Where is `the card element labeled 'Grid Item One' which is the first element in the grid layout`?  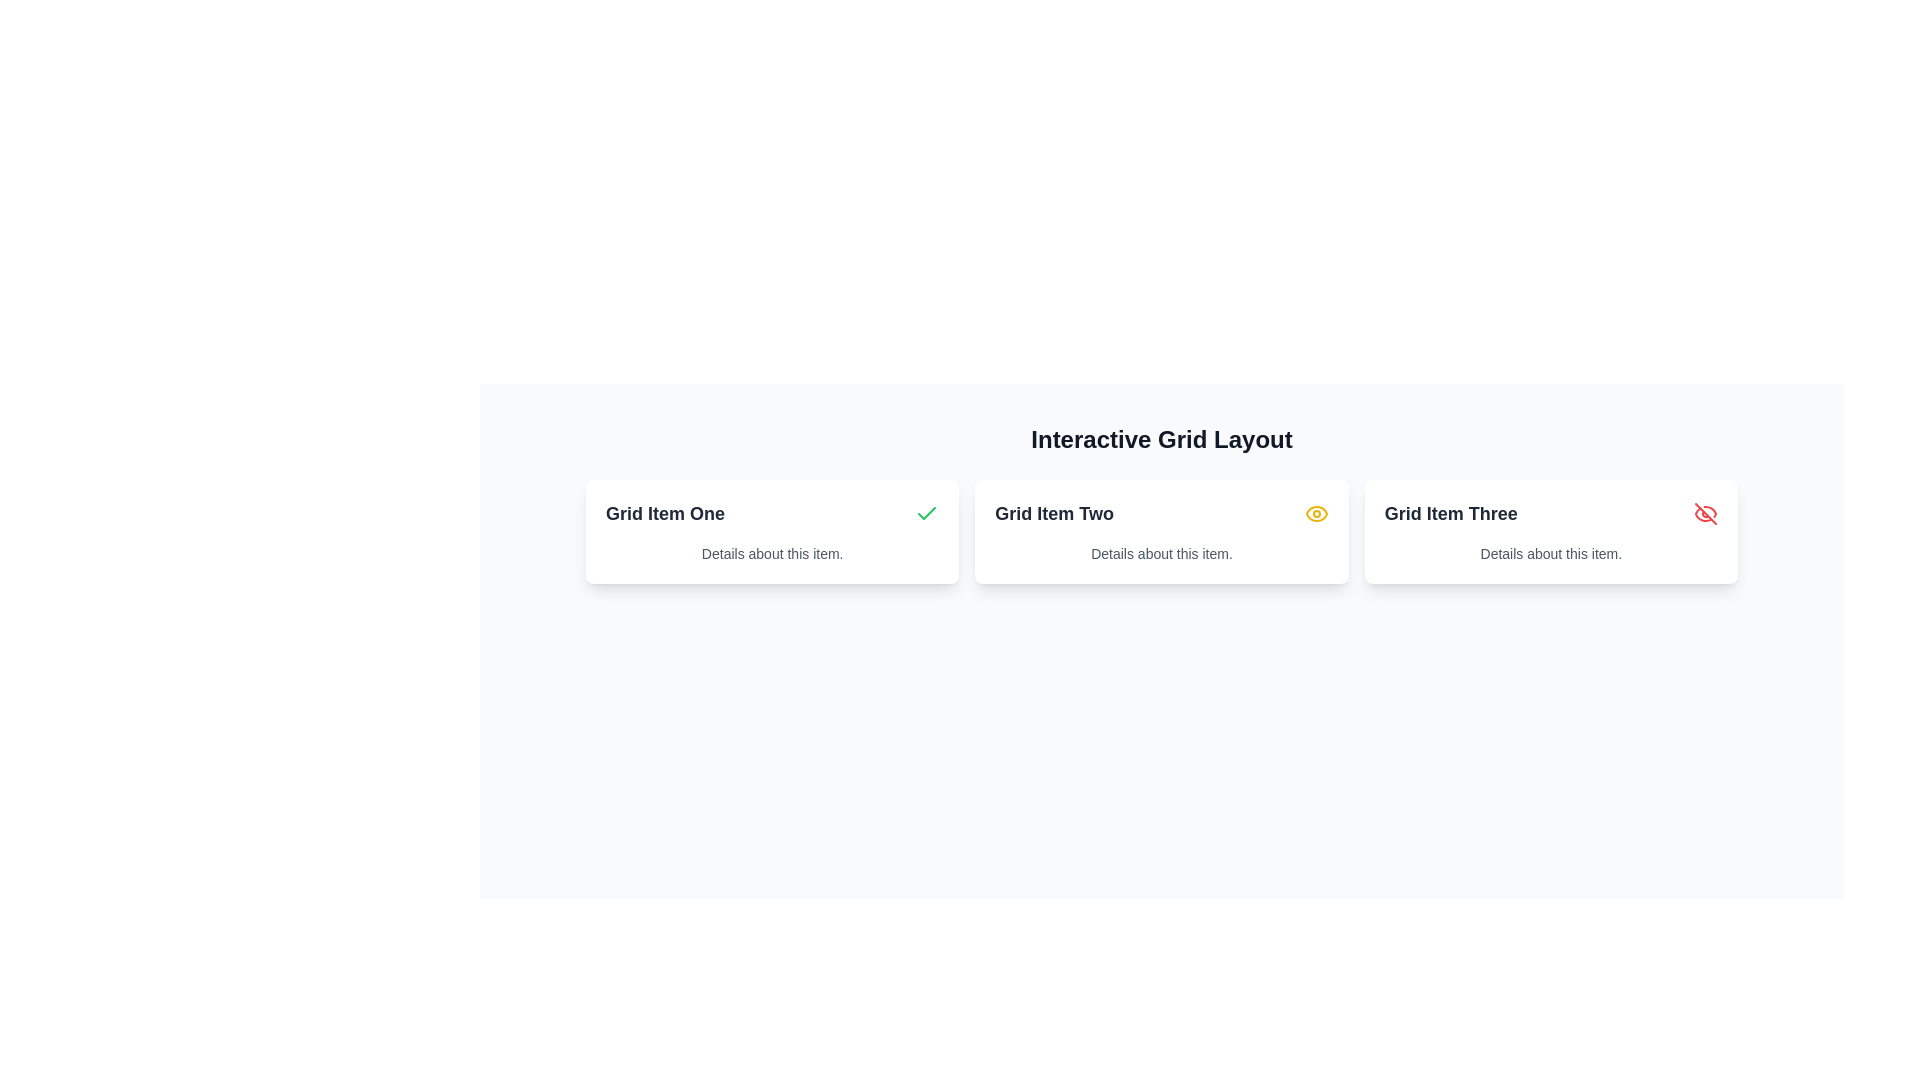 the card element labeled 'Grid Item One' which is the first element in the grid layout is located at coordinates (771, 531).